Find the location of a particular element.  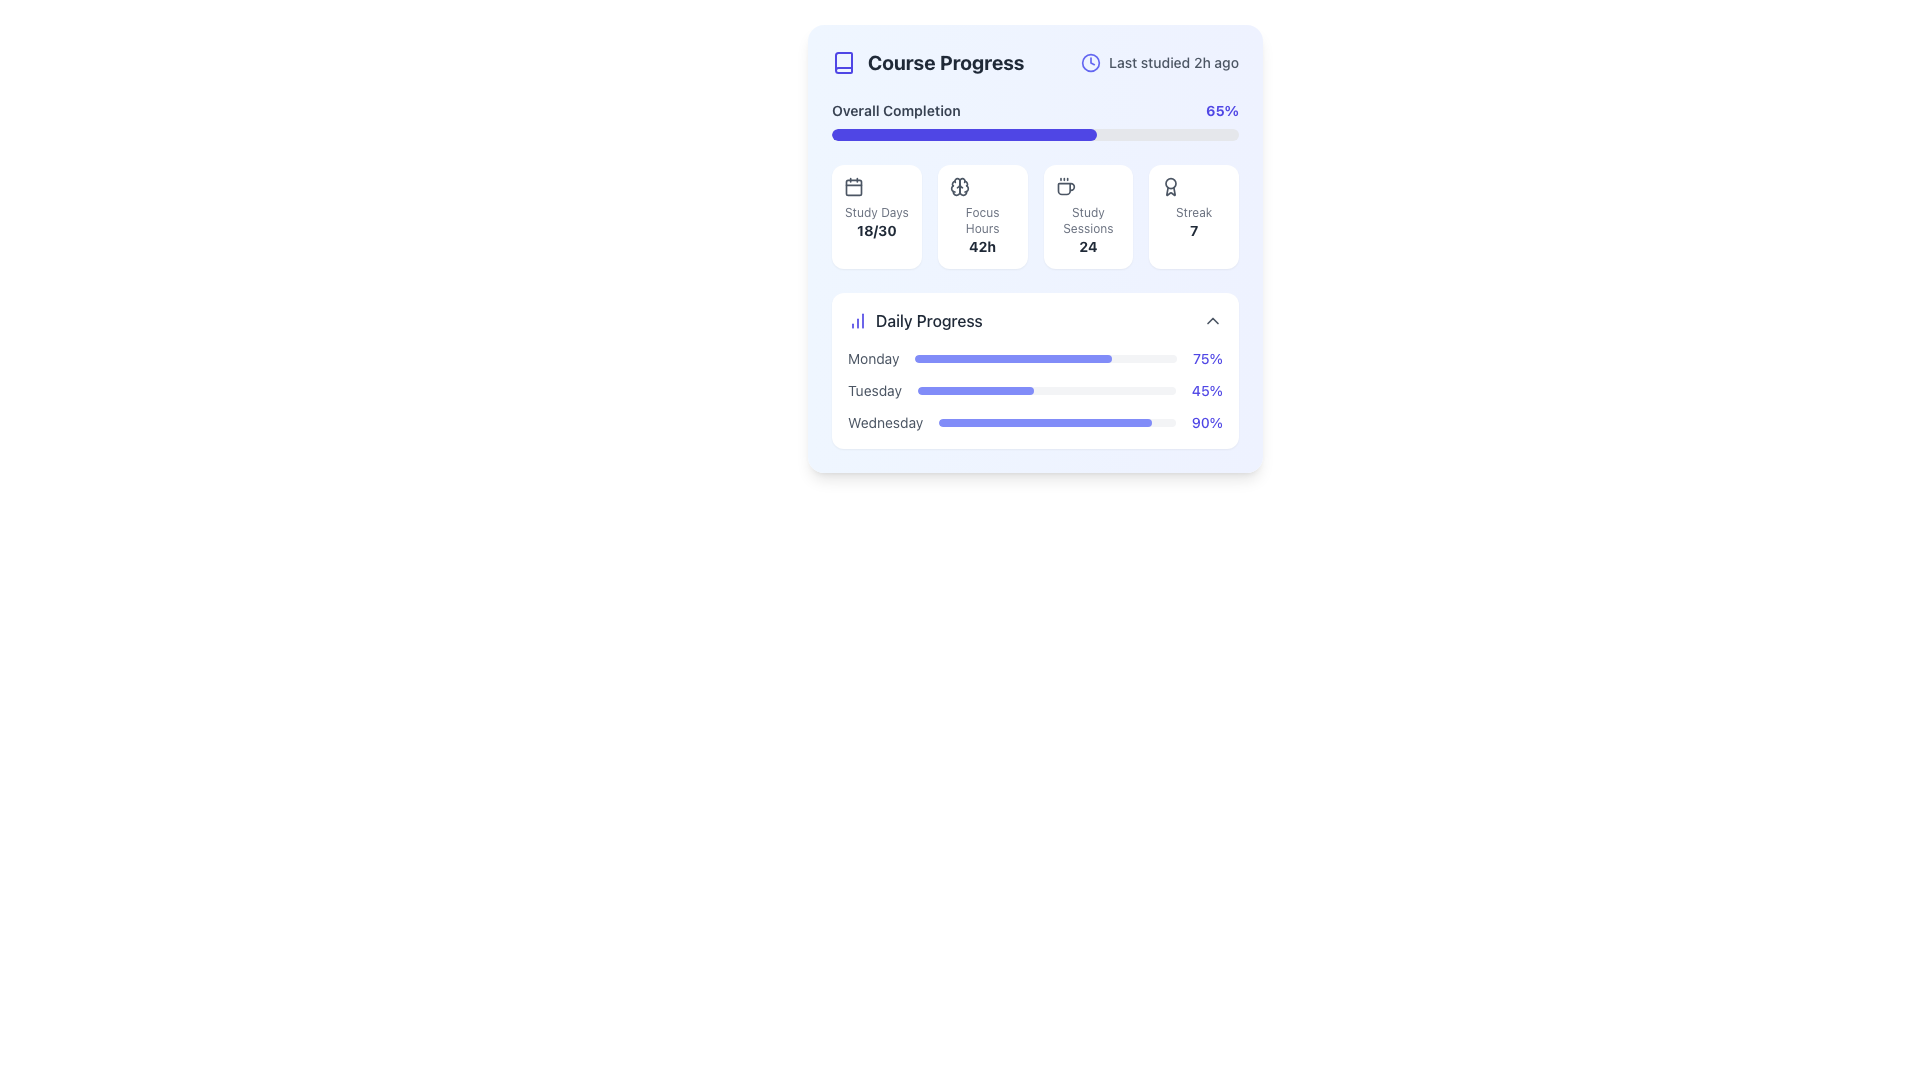

the expandable/collapsible icon located on the far-right side of the 'Daily Progress' section header is located at coordinates (1212, 319).